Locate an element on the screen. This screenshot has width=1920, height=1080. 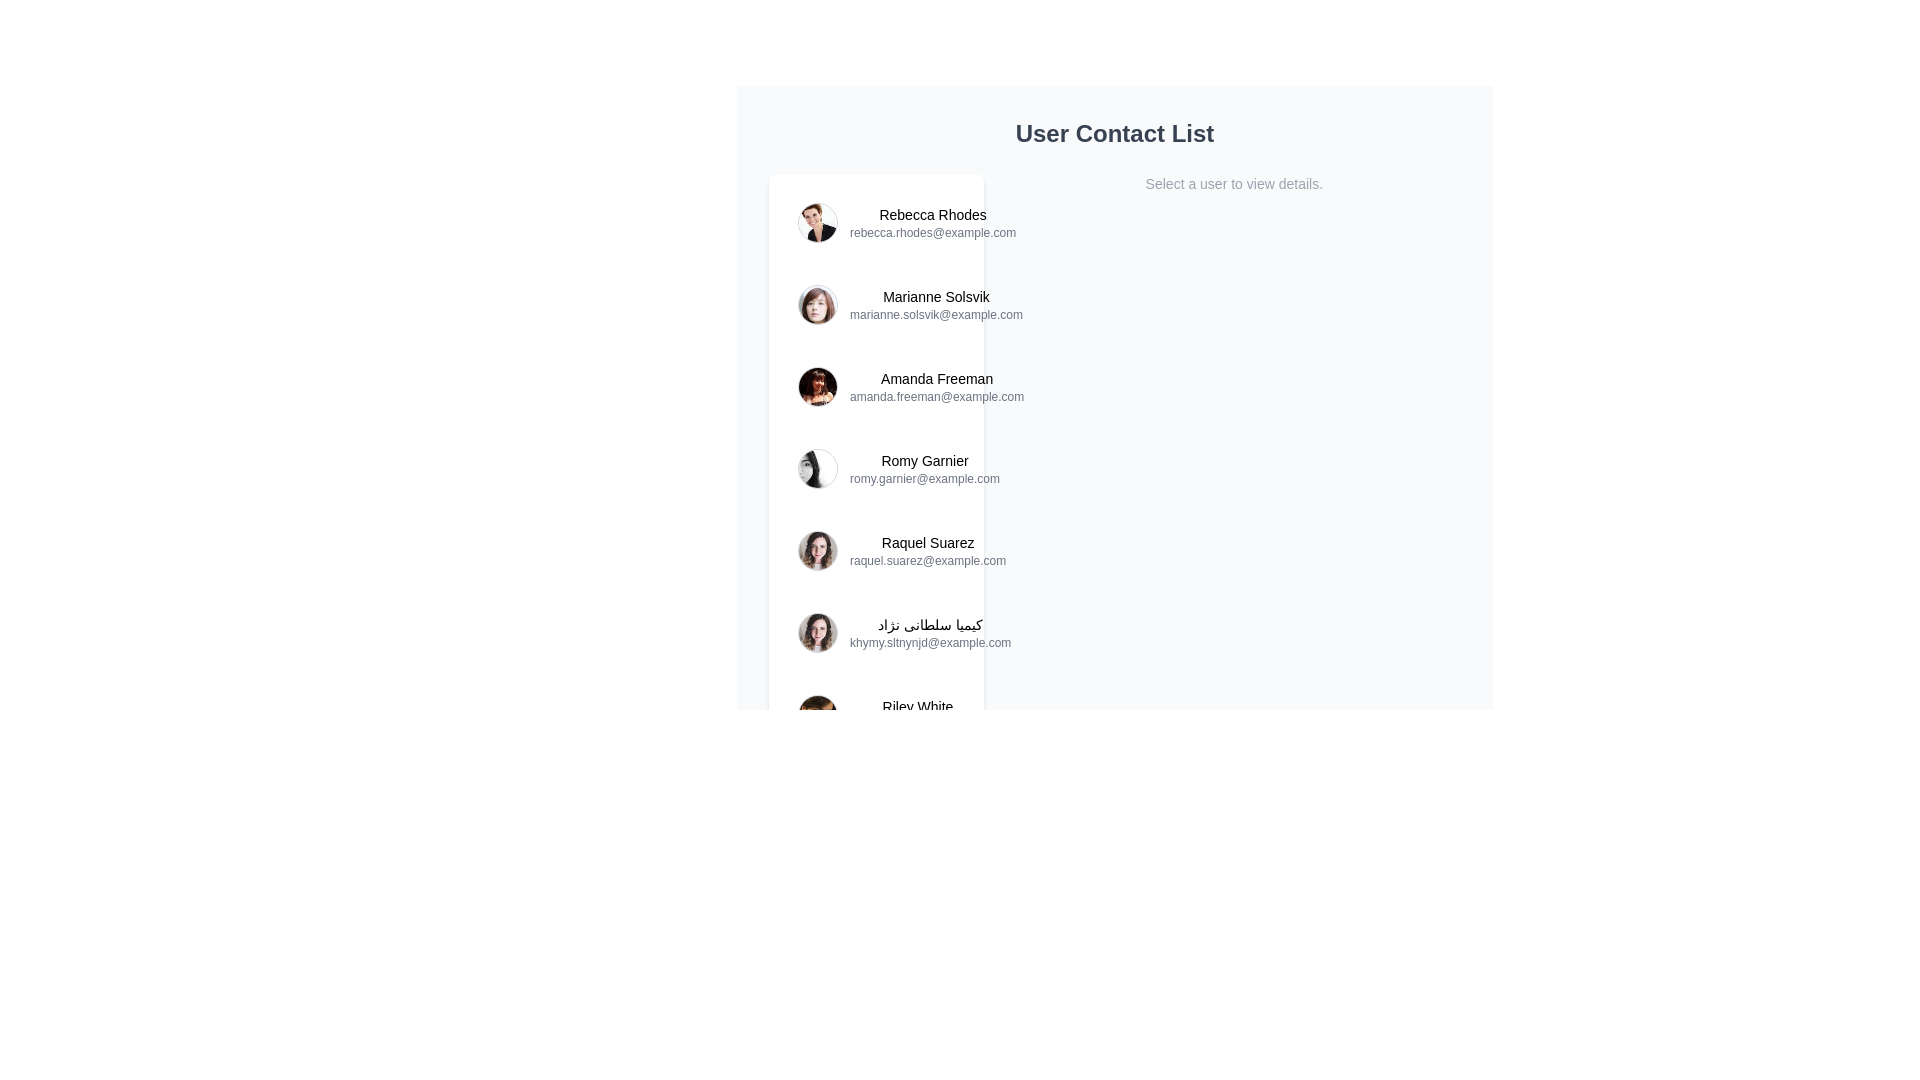
the email address text label, which is displayed in light gray font below the name 'کیمیا سلطانی نژاد' in a user contact list interface is located at coordinates (929, 643).